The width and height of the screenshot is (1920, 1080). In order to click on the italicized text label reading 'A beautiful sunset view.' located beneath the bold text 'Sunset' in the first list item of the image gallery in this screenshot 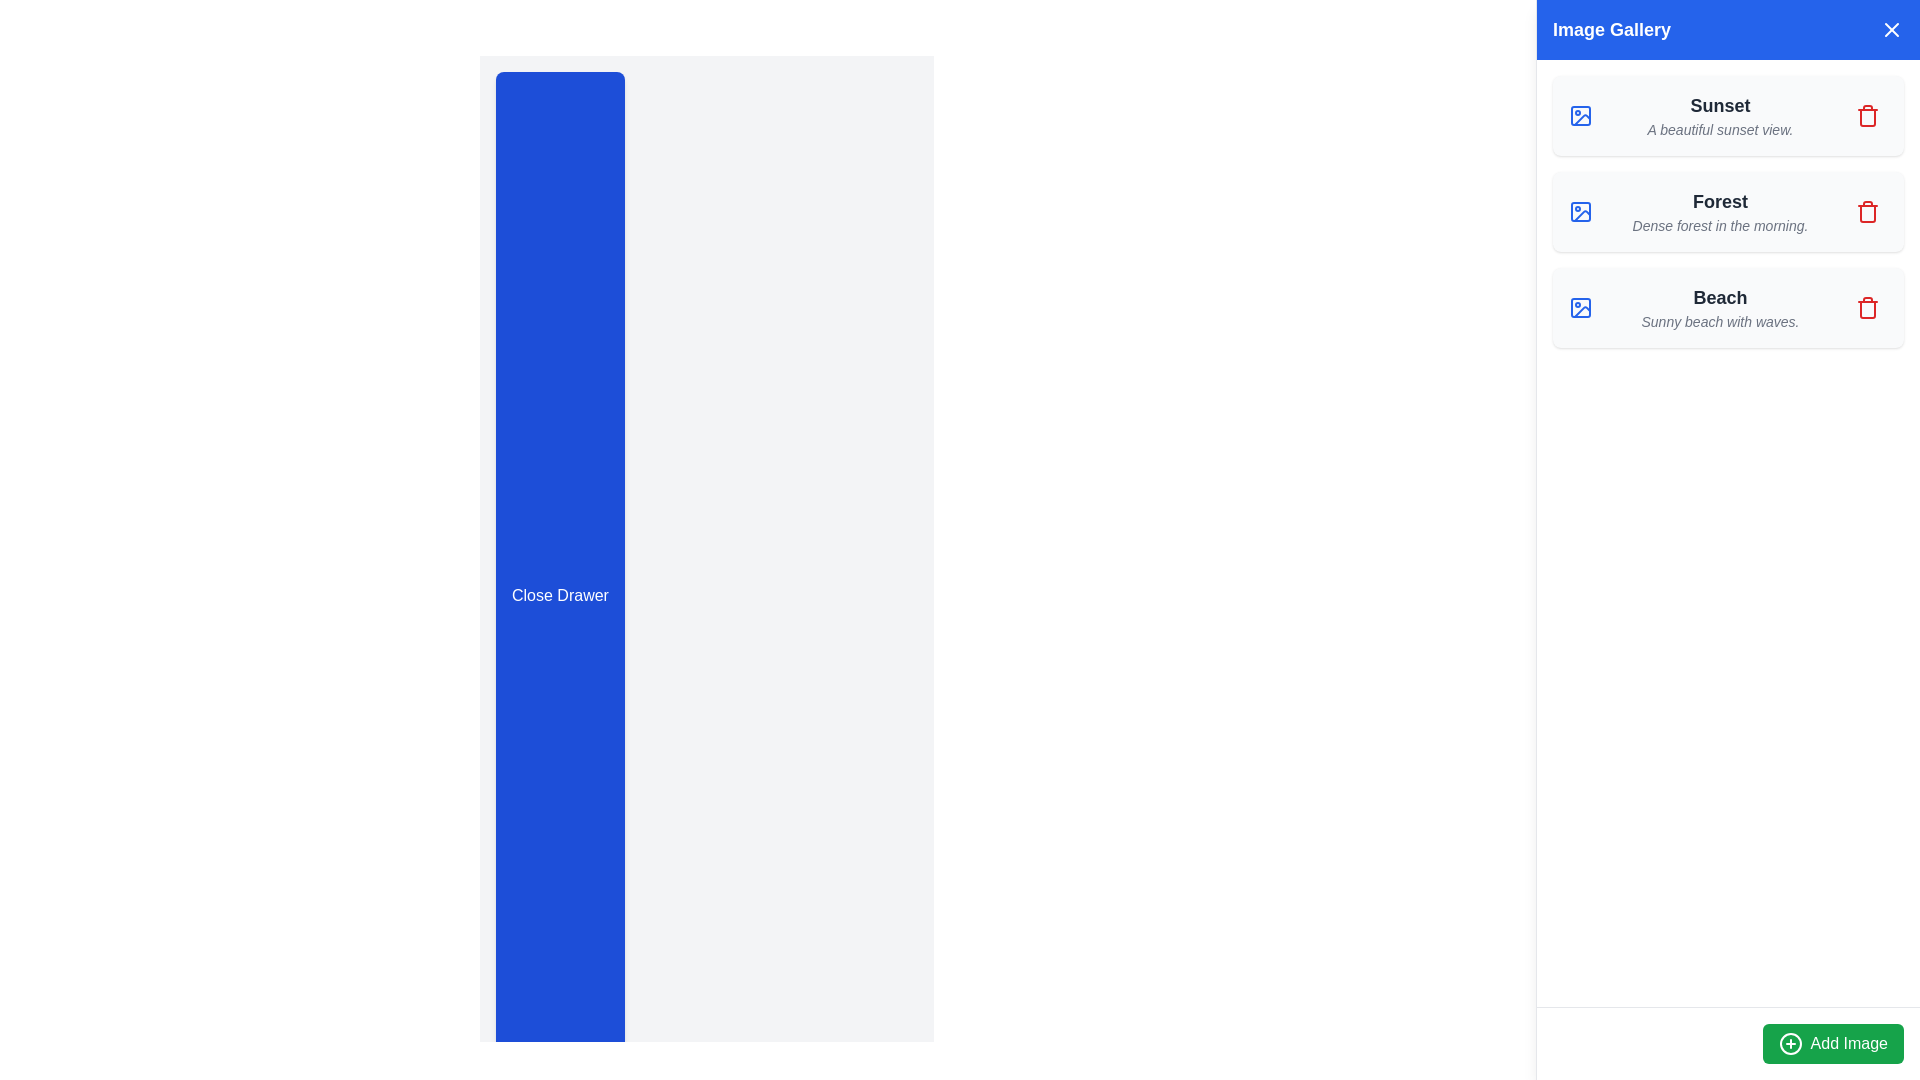, I will do `click(1719, 130)`.